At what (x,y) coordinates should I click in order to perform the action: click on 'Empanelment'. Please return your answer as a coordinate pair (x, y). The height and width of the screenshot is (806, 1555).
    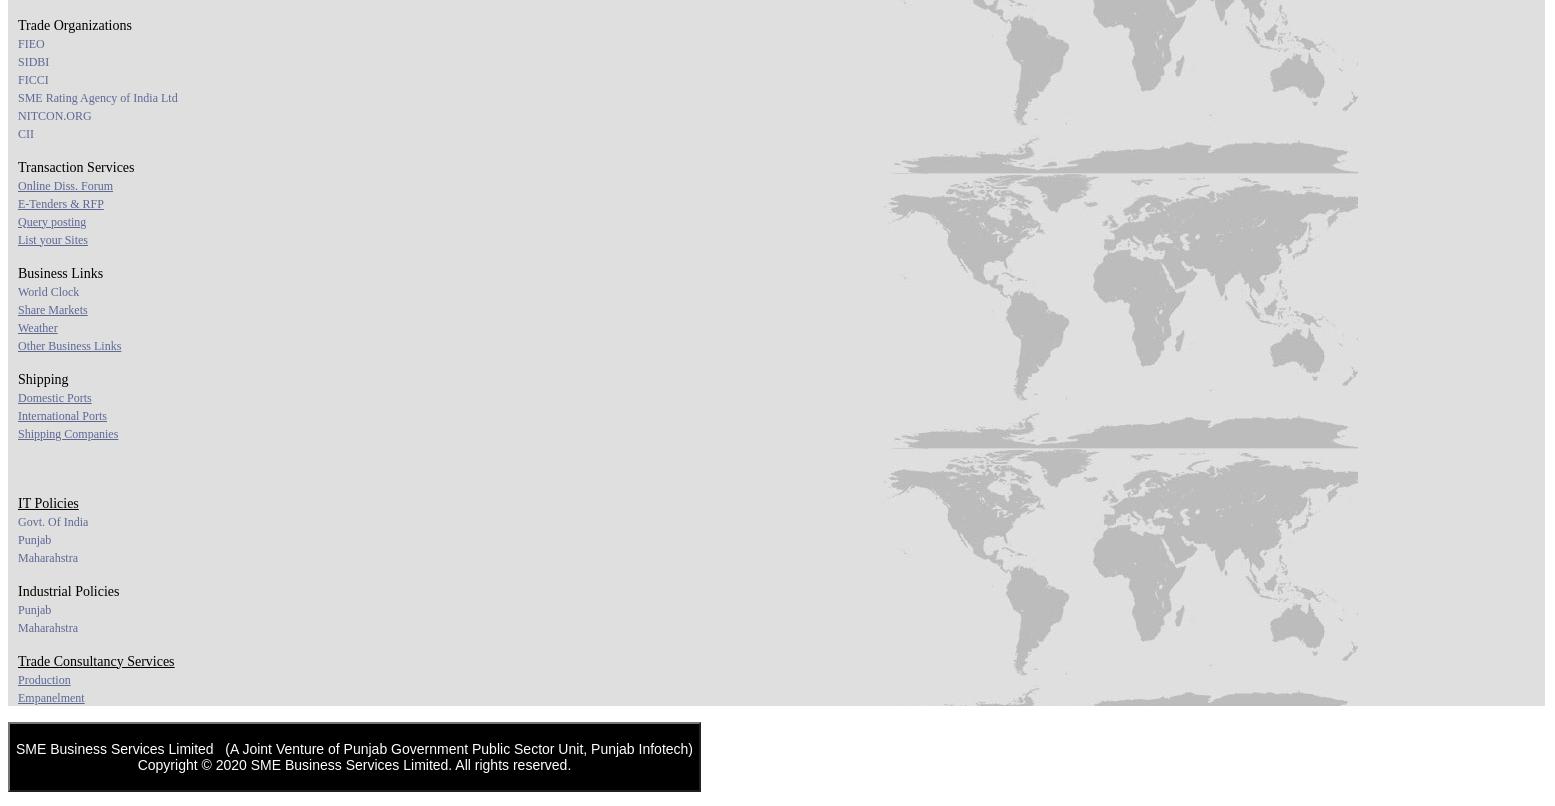
    Looking at the image, I should click on (18, 697).